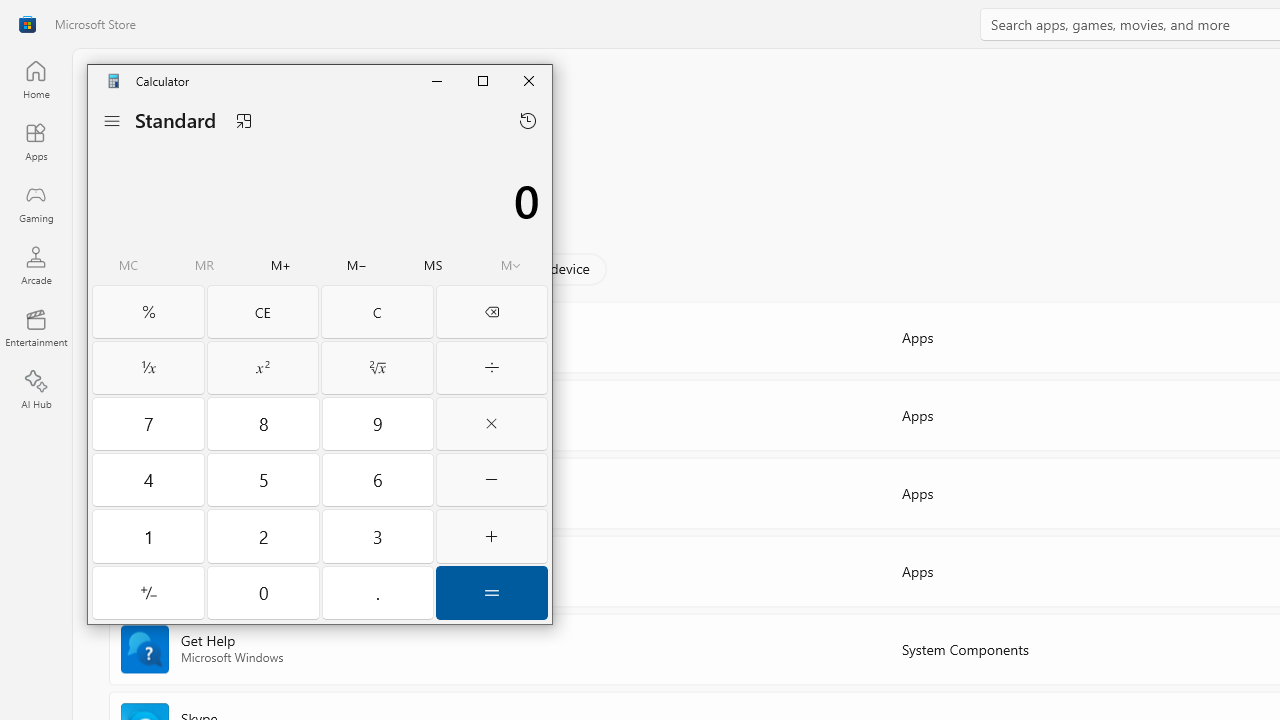 This screenshot has width=1280, height=720. I want to click on 'Memory subtract', so click(357, 265).